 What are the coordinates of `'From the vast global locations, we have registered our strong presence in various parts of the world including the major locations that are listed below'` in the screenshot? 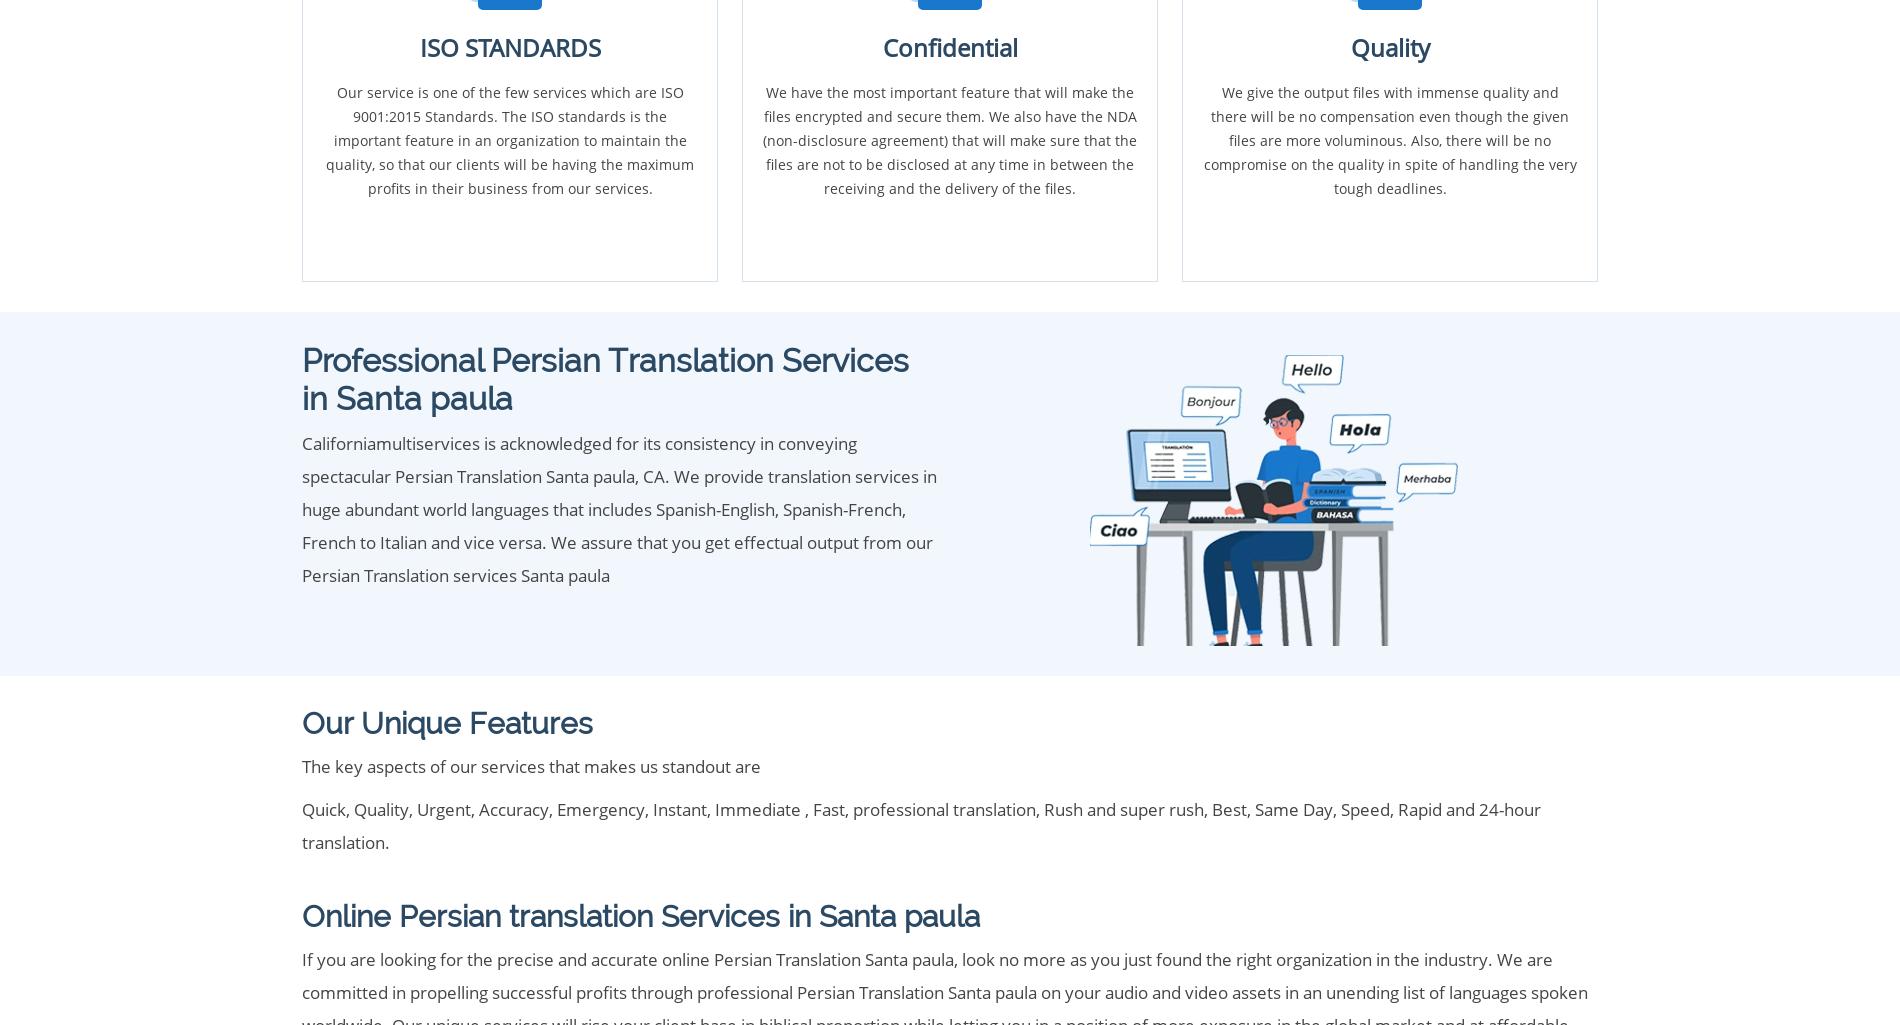 It's located at (880, 206).